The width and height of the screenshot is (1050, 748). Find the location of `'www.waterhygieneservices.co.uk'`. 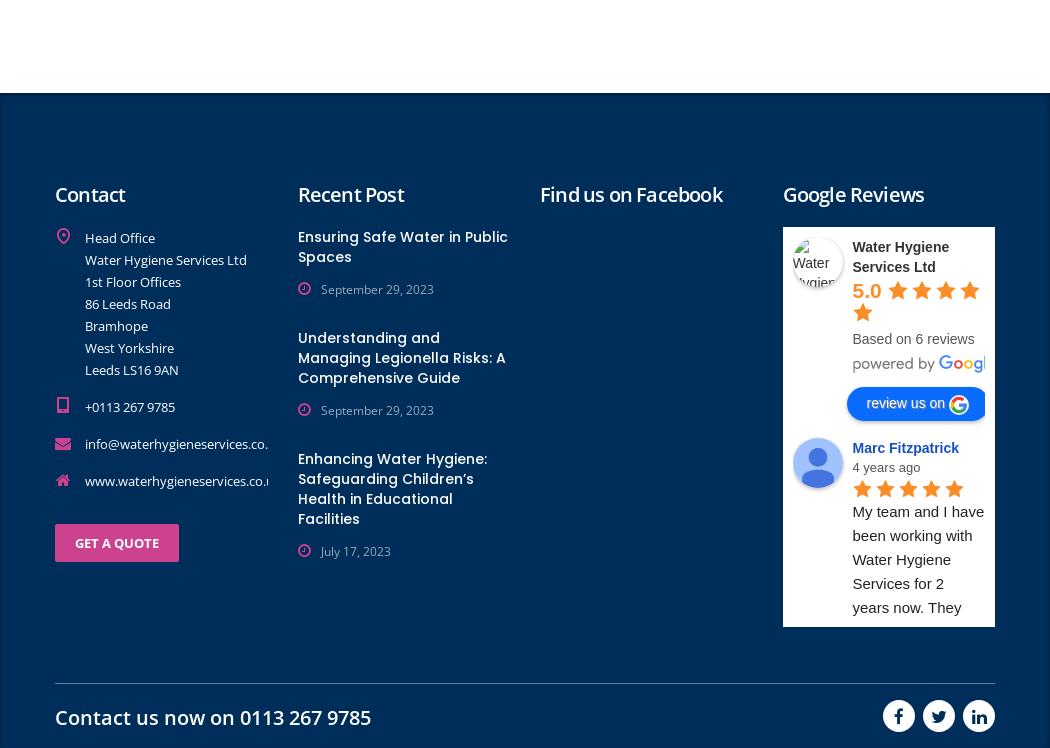

'www.waterhygieneservices.co.uk' is located at coordinates (183, 479).